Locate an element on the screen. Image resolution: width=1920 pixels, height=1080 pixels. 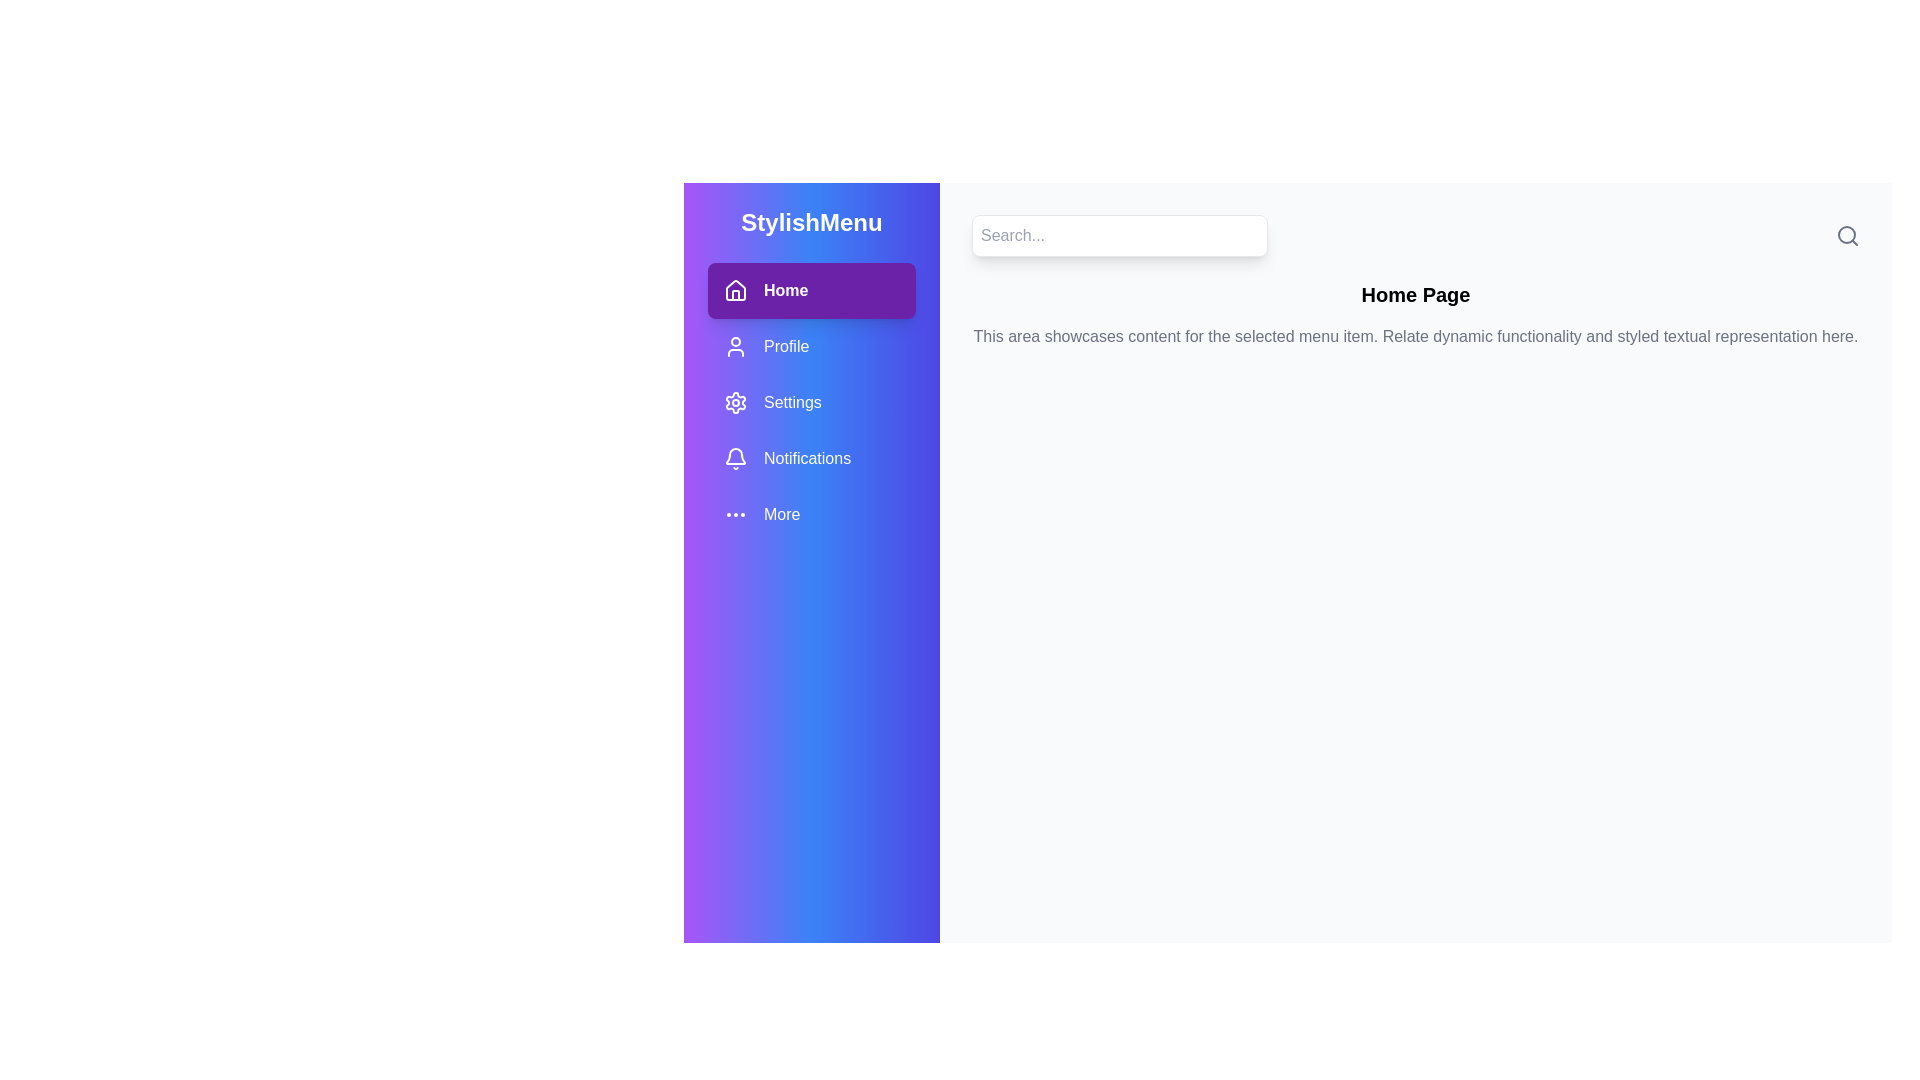
the menu item More to navigate to the corresponding page is located at coordinates (811, 514).